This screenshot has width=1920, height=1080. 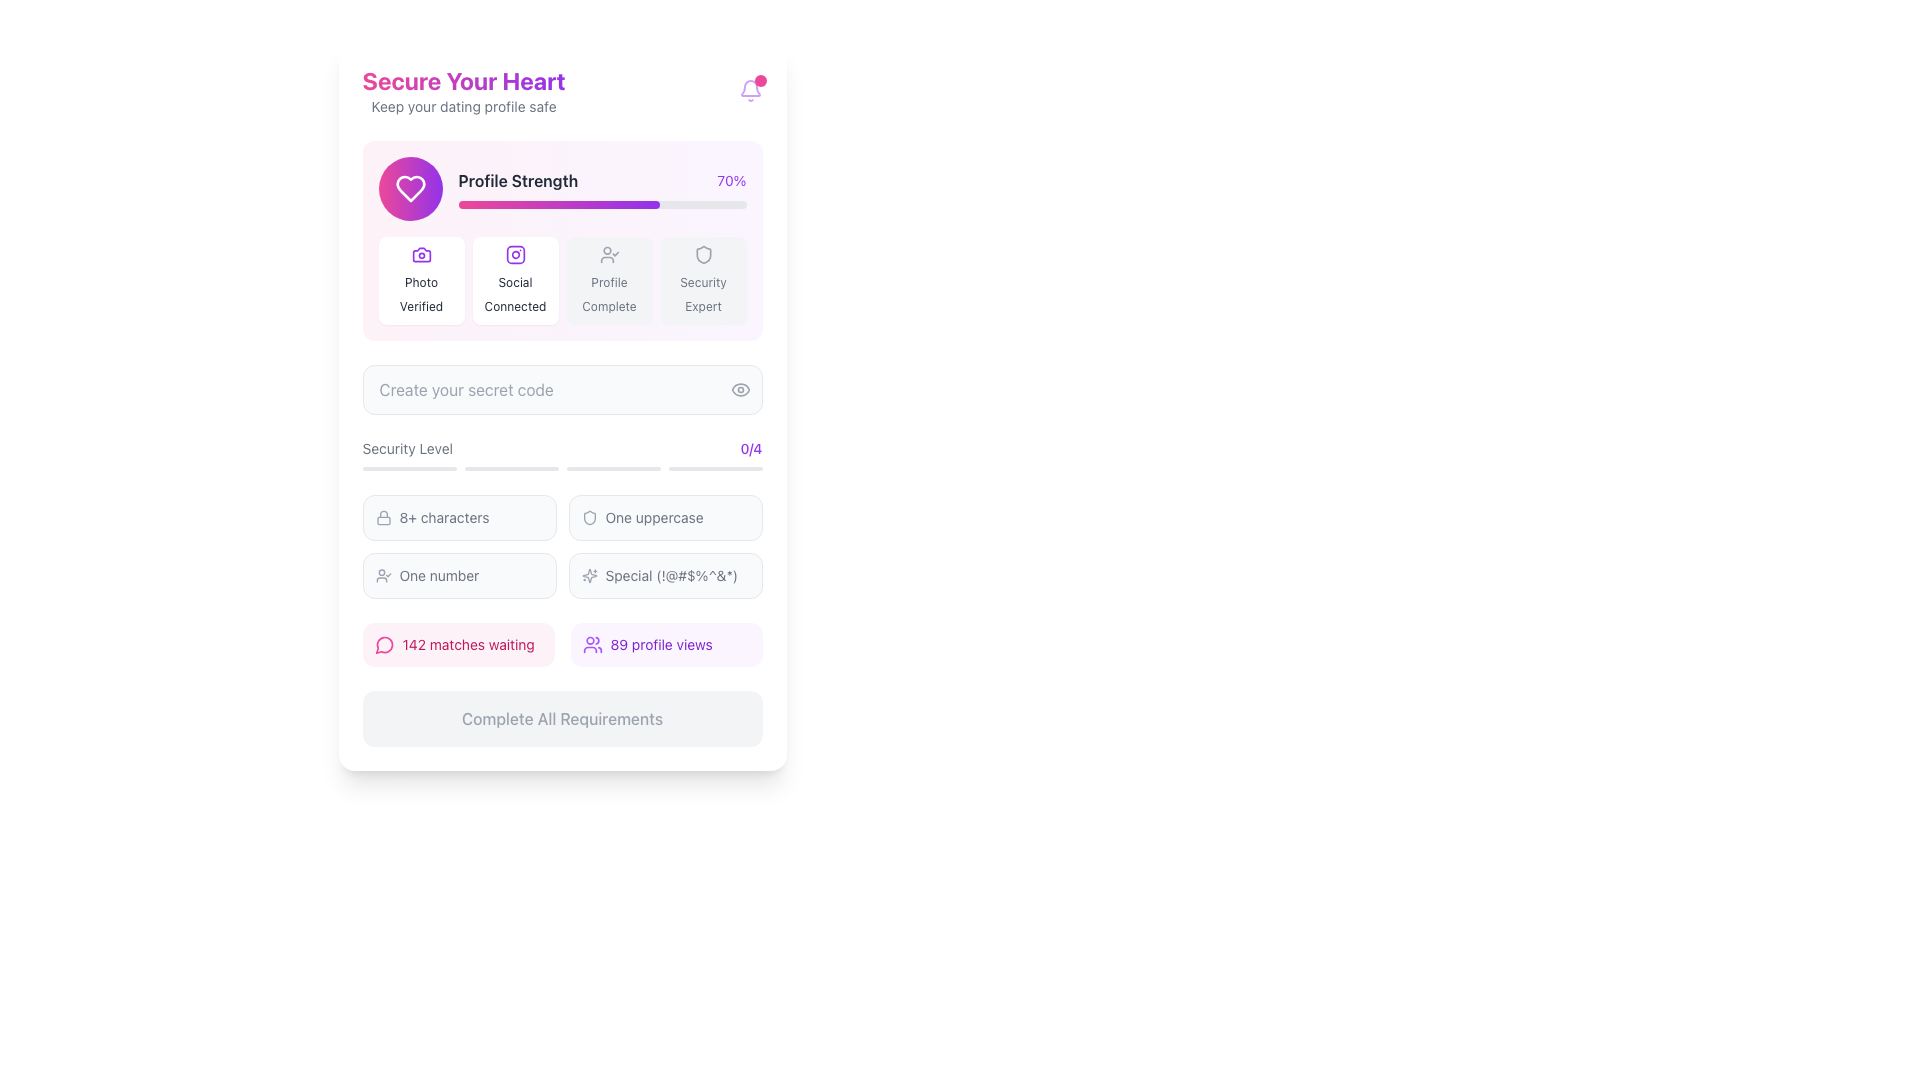 What do you see at coordinates (561, 189) in the screenshot?
I see `the profile completion status component, which includes a progress bar, descriptive text, and an icon, located below the header 'Secure Your Heart'` at bounding box center [561, 189].